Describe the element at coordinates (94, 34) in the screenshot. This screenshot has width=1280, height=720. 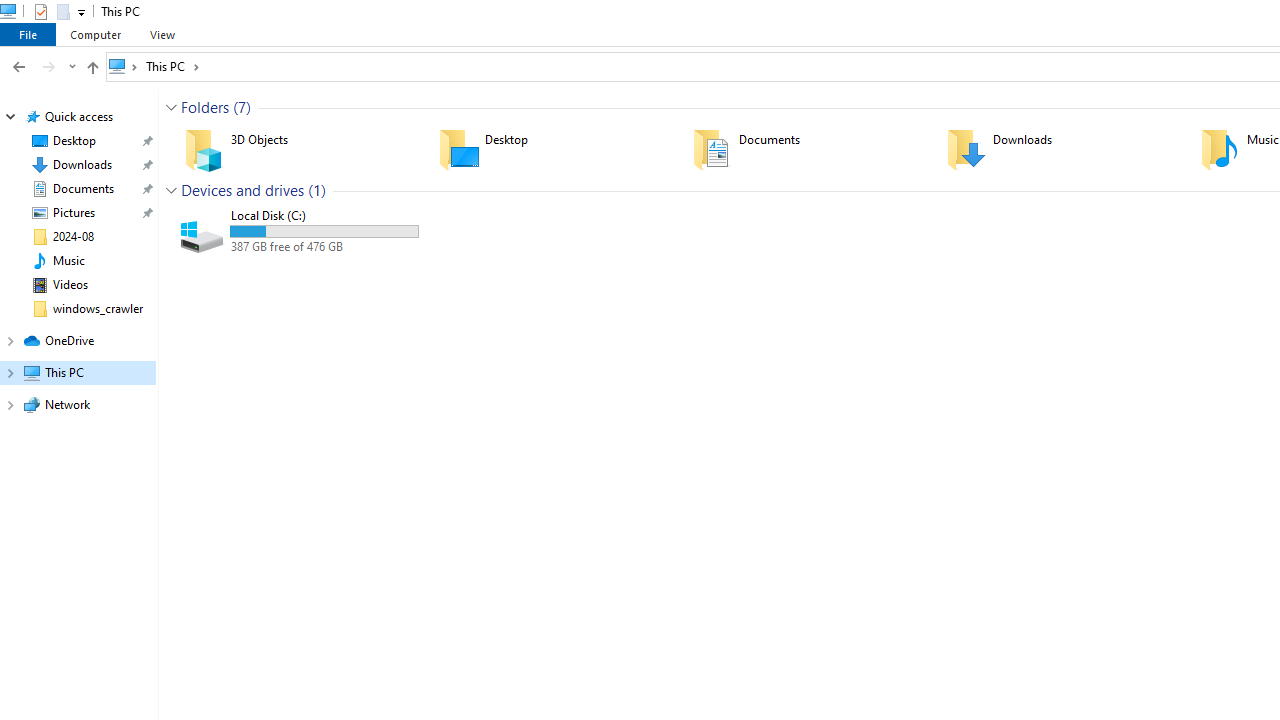
I see `'Computer'` at that location.